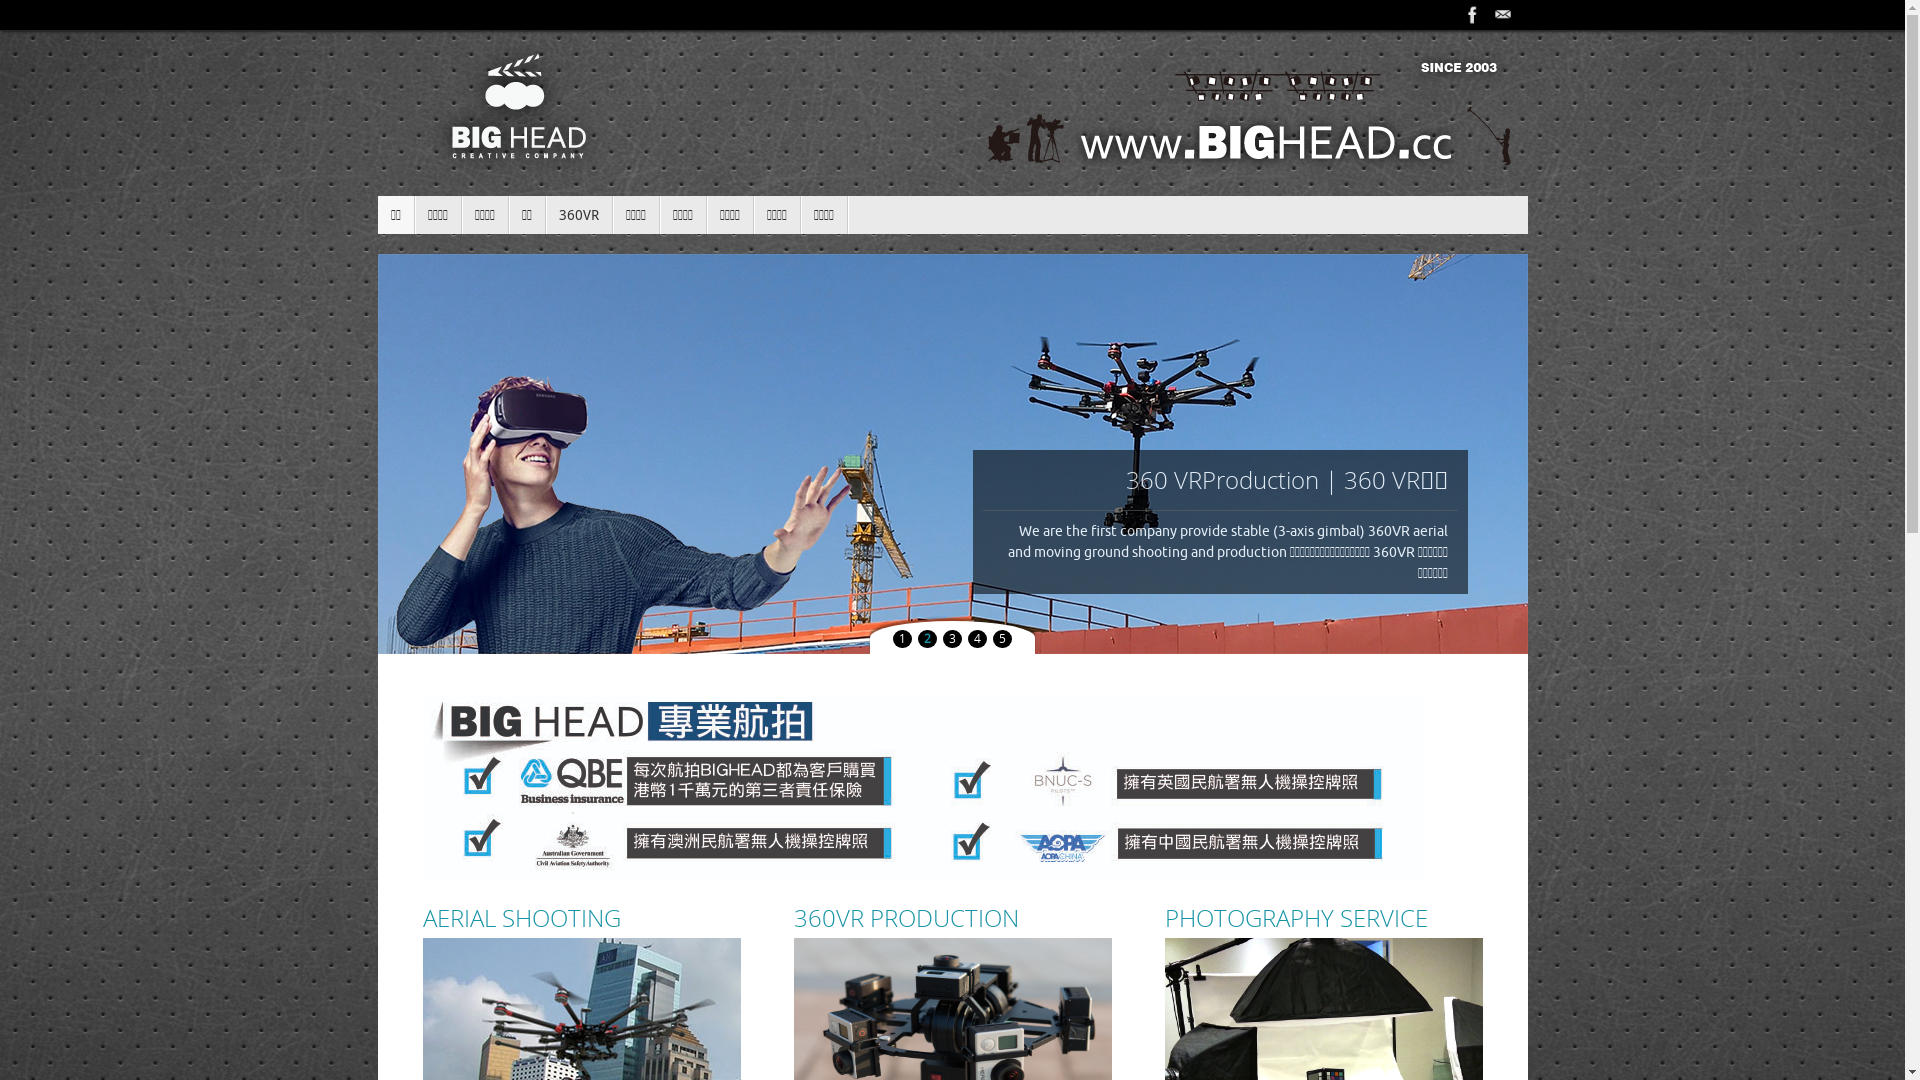 This screenshot has width=1920, height=1080. Describe the element at coordinates (993, 639) in the screenshot. I see `'5'` at that location.